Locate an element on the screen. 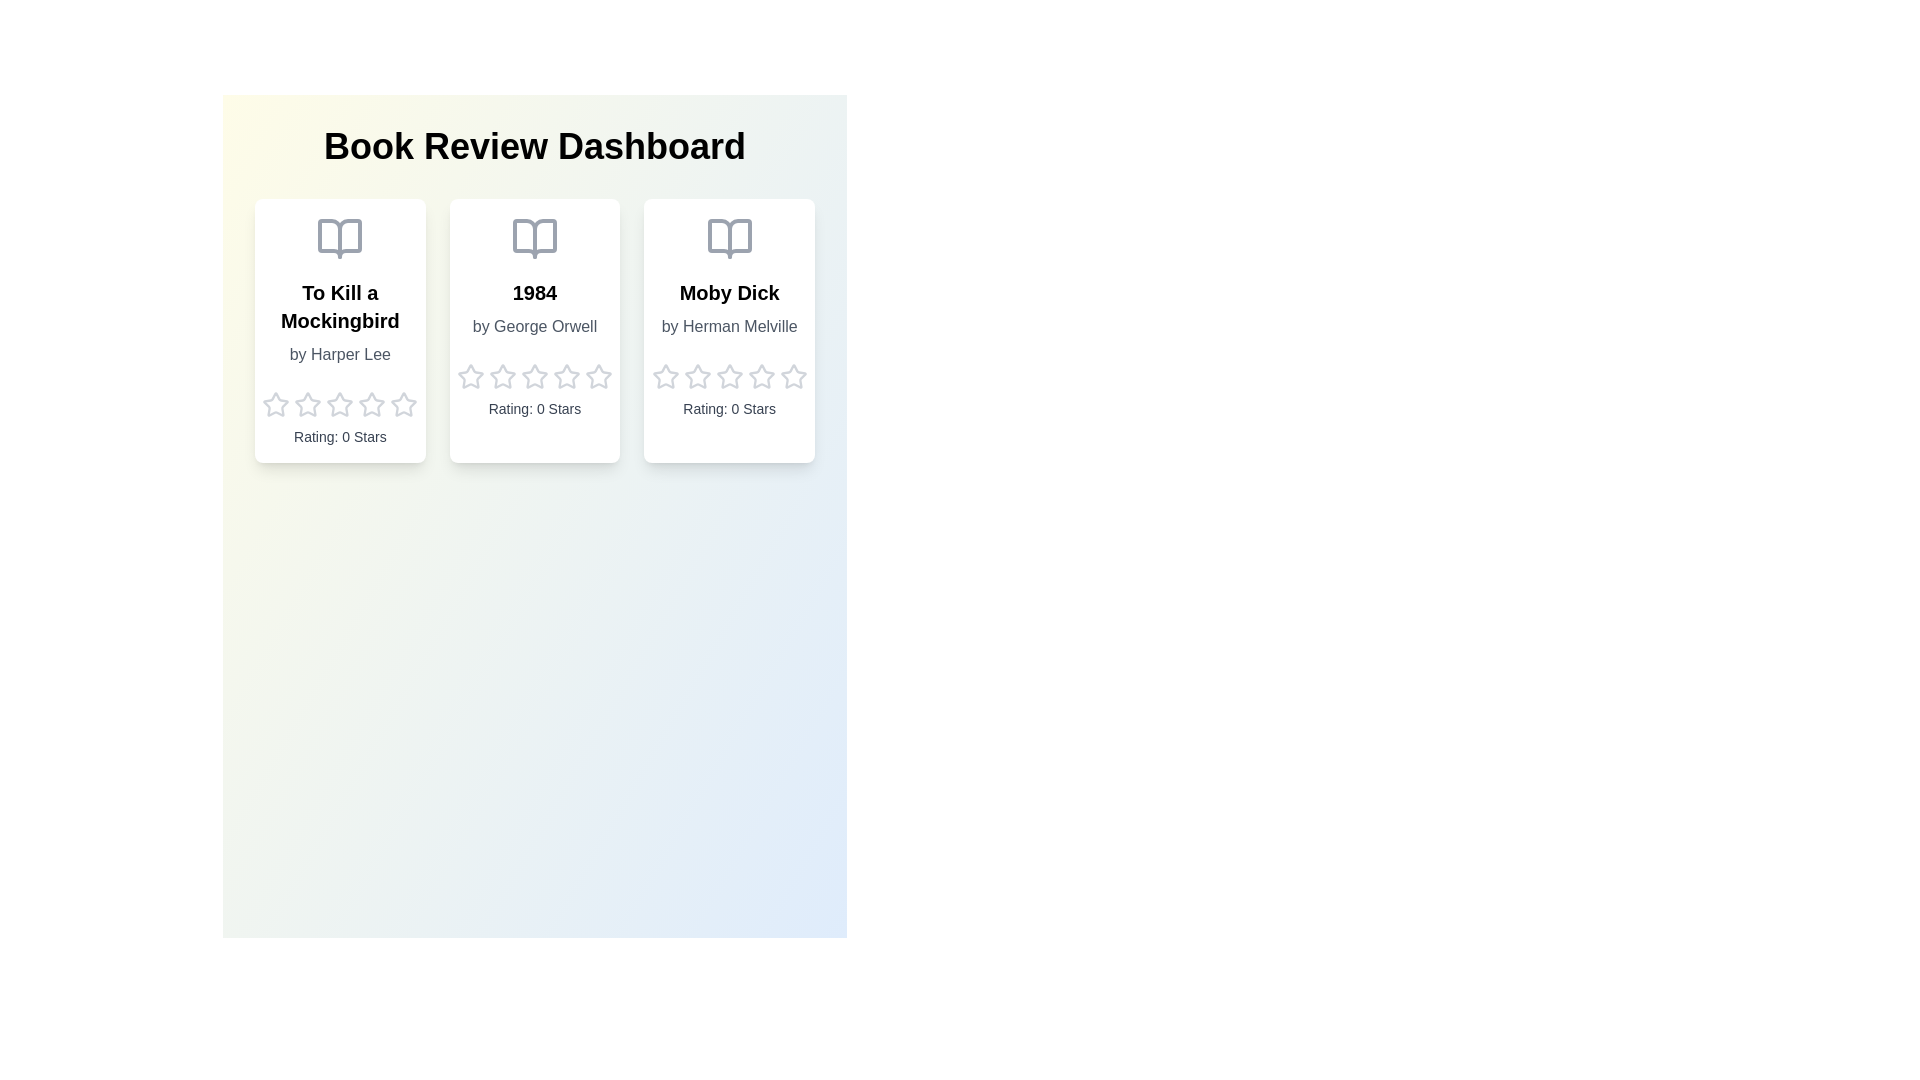  the star icon corresponding to the rating 1 for the book 1 is located at coordinates (274, 405).